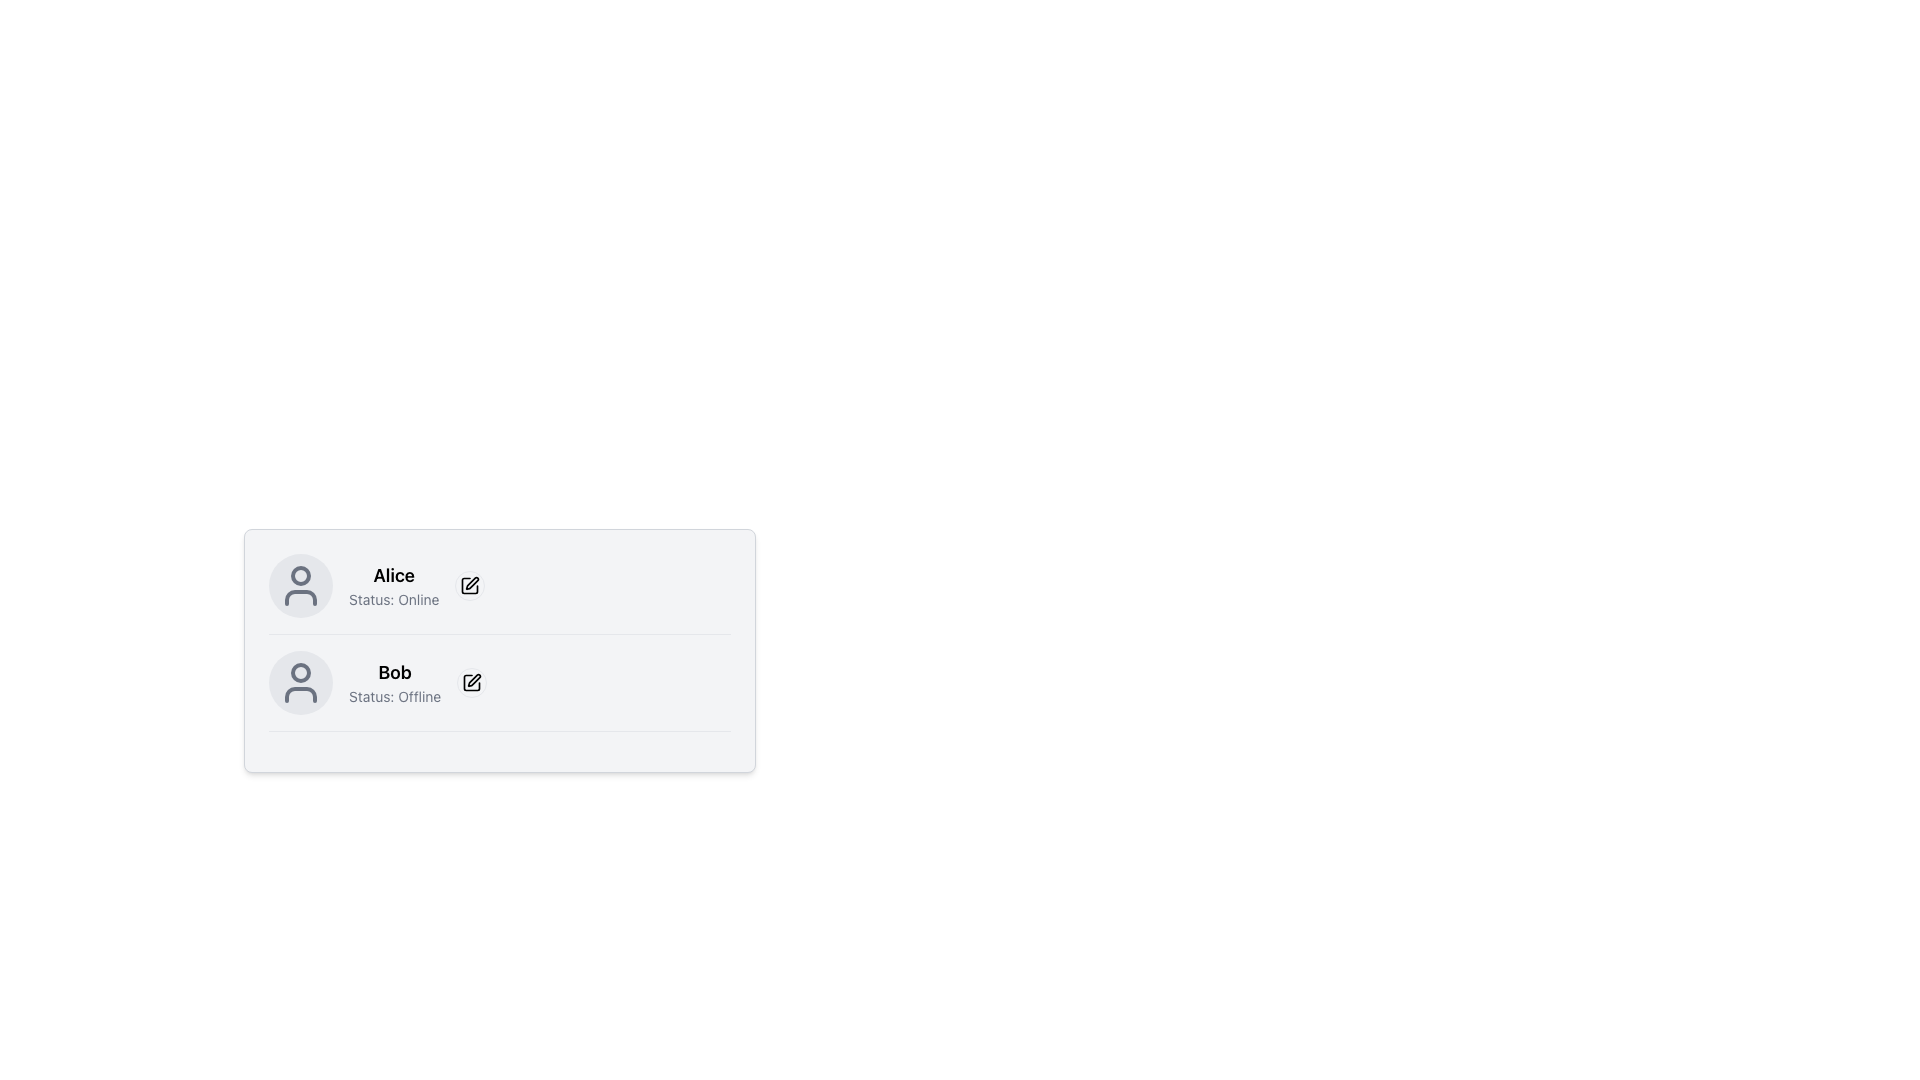  I want to click on the text information displaying the user's name and online status, which is located to the right of the leftmost avatar icon and above the pencil icon, within the first entry of the user list containing 'Alice' and 'Bob', so click(394, 585).